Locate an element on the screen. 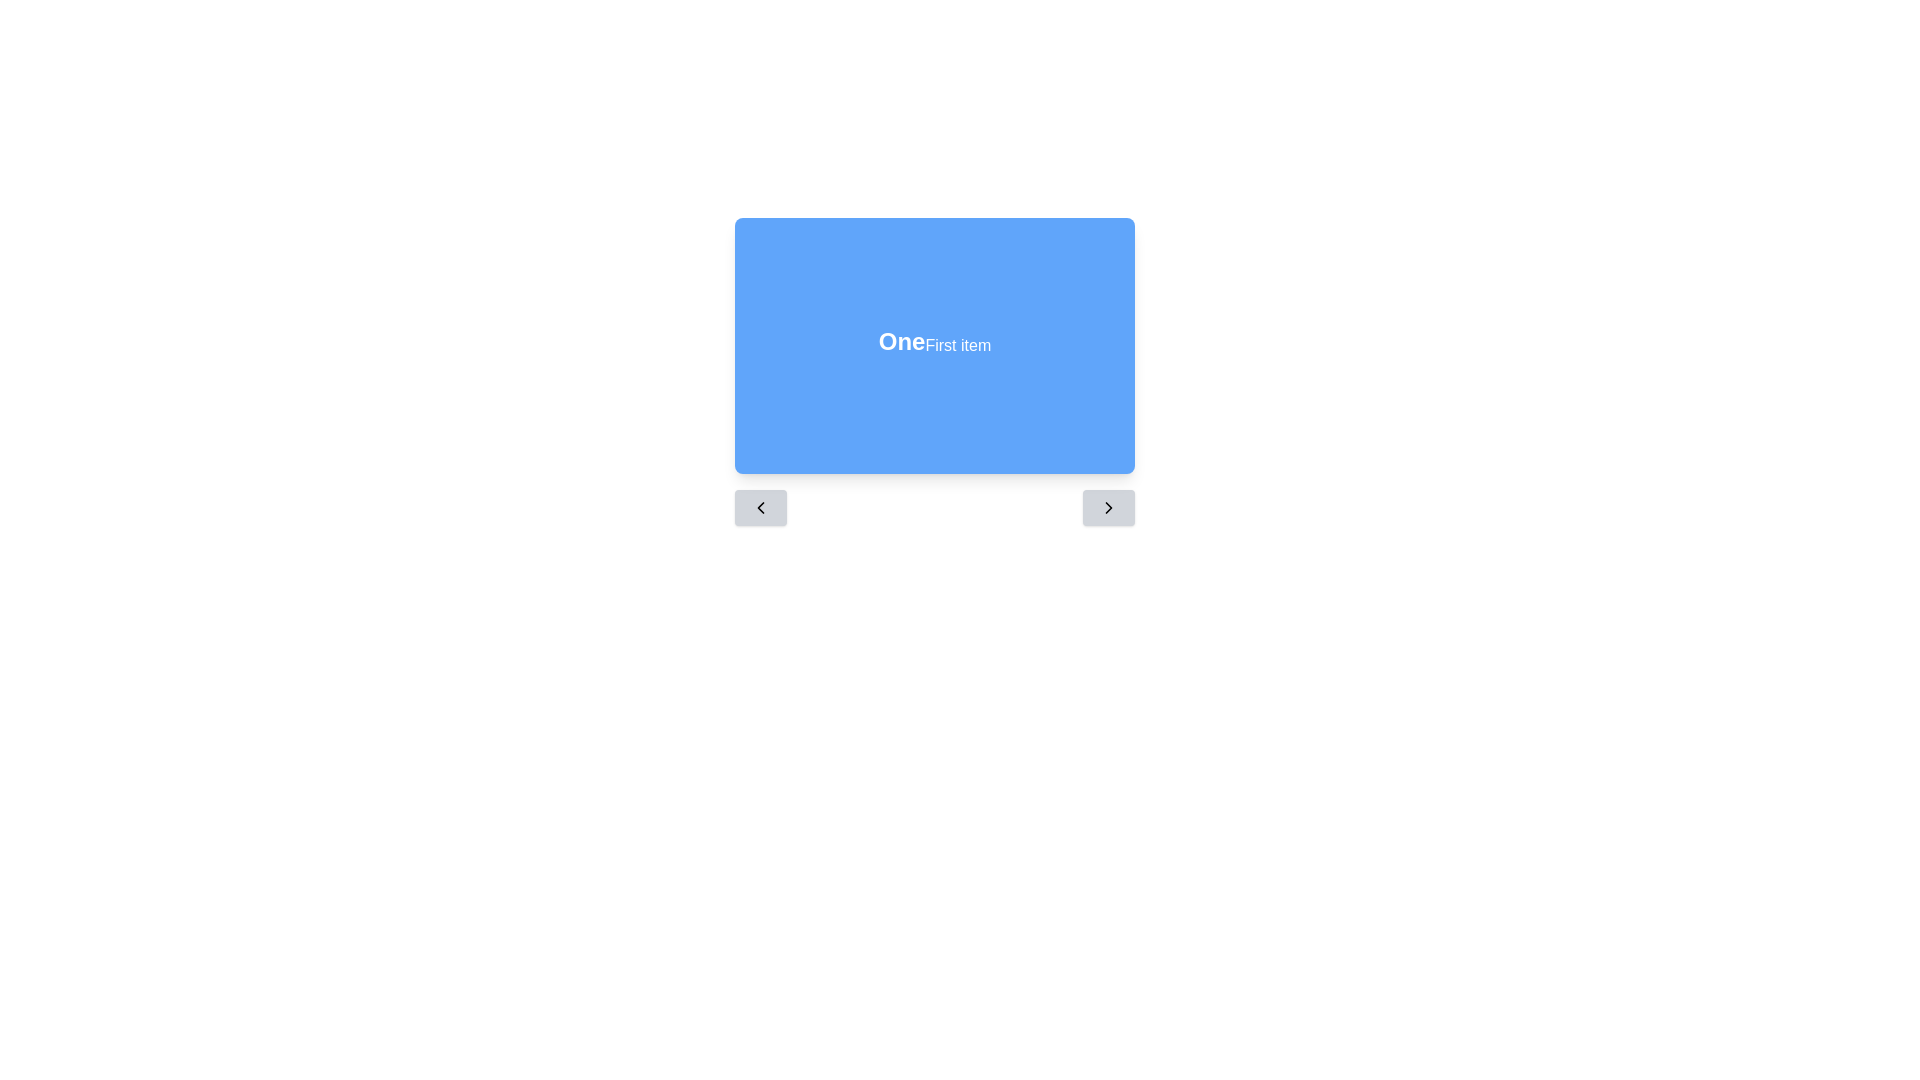  the rectangular button with a gray background and rounded border that has a right chevron icon at its center is located at coordinates (1107, 507).